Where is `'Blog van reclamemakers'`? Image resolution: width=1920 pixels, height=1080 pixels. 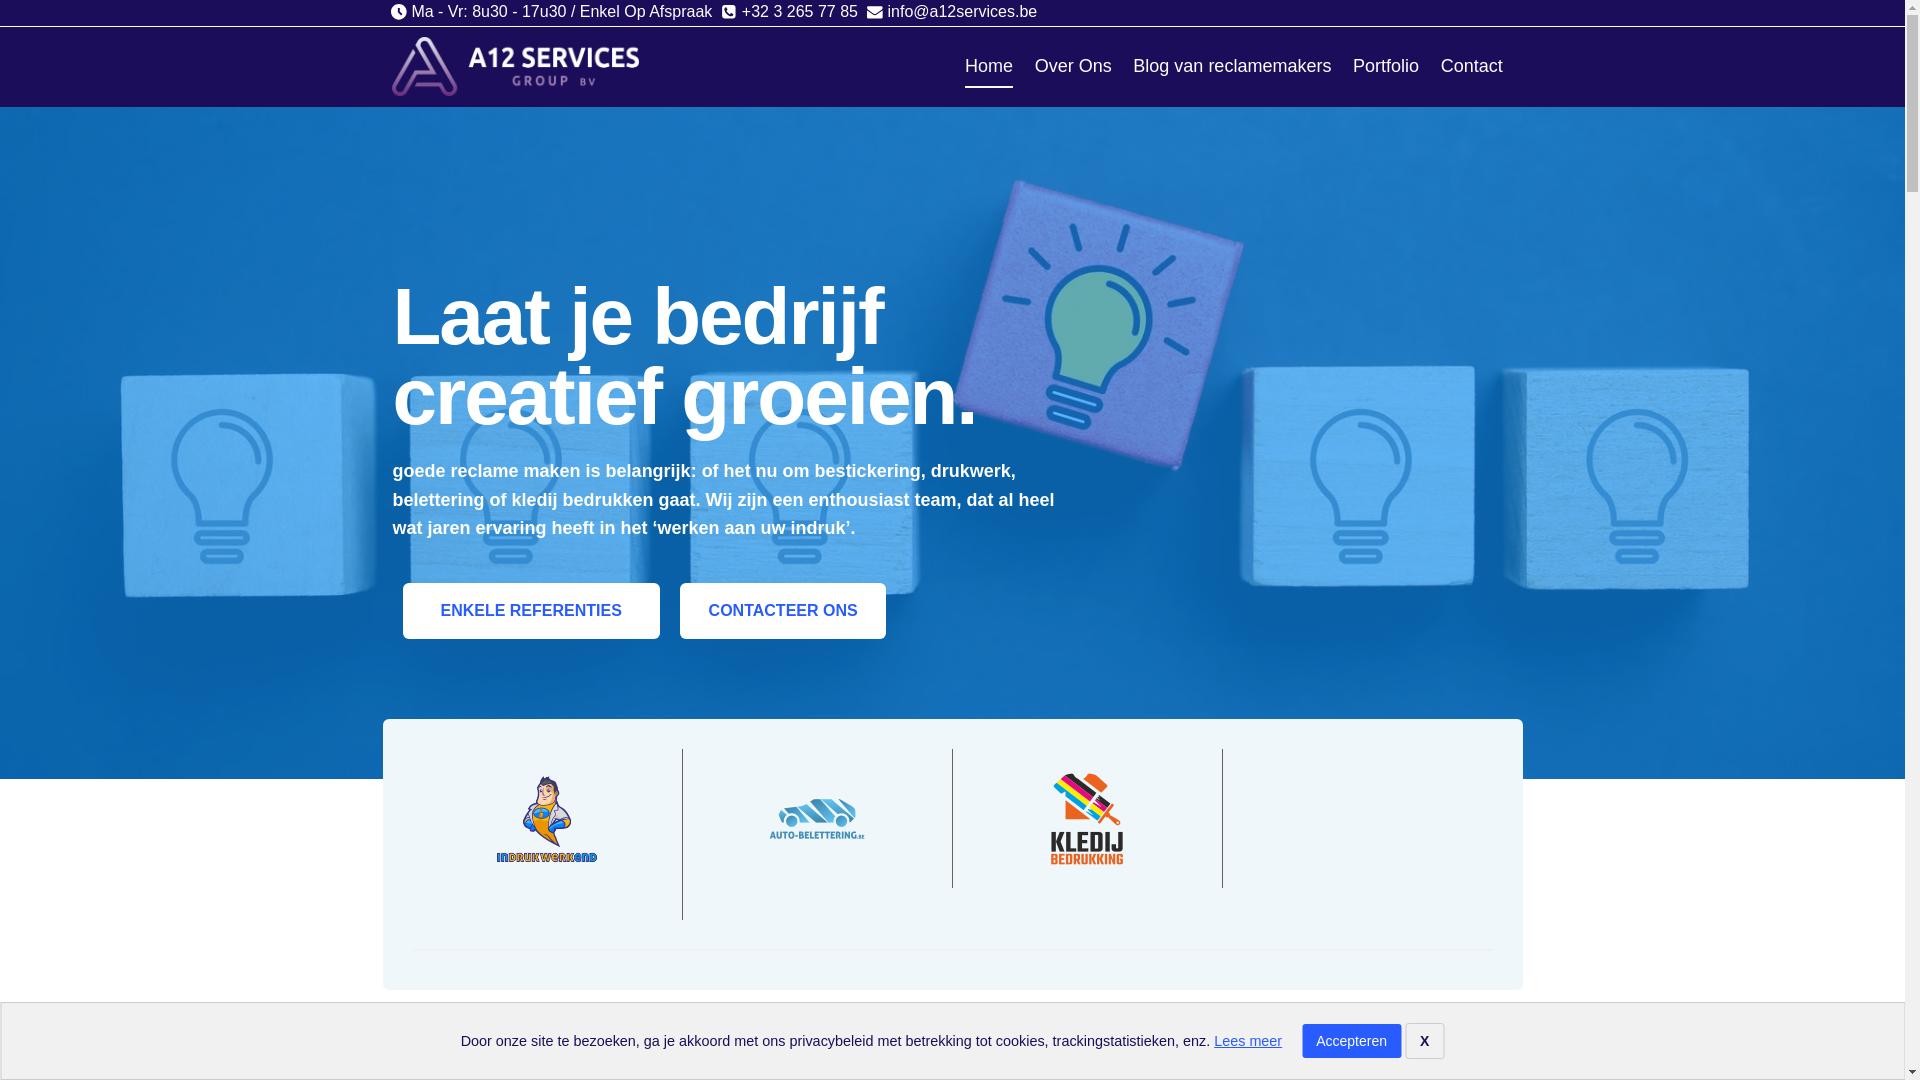 'Blog van reclamemakers' is located at coordinates (1123, 65).